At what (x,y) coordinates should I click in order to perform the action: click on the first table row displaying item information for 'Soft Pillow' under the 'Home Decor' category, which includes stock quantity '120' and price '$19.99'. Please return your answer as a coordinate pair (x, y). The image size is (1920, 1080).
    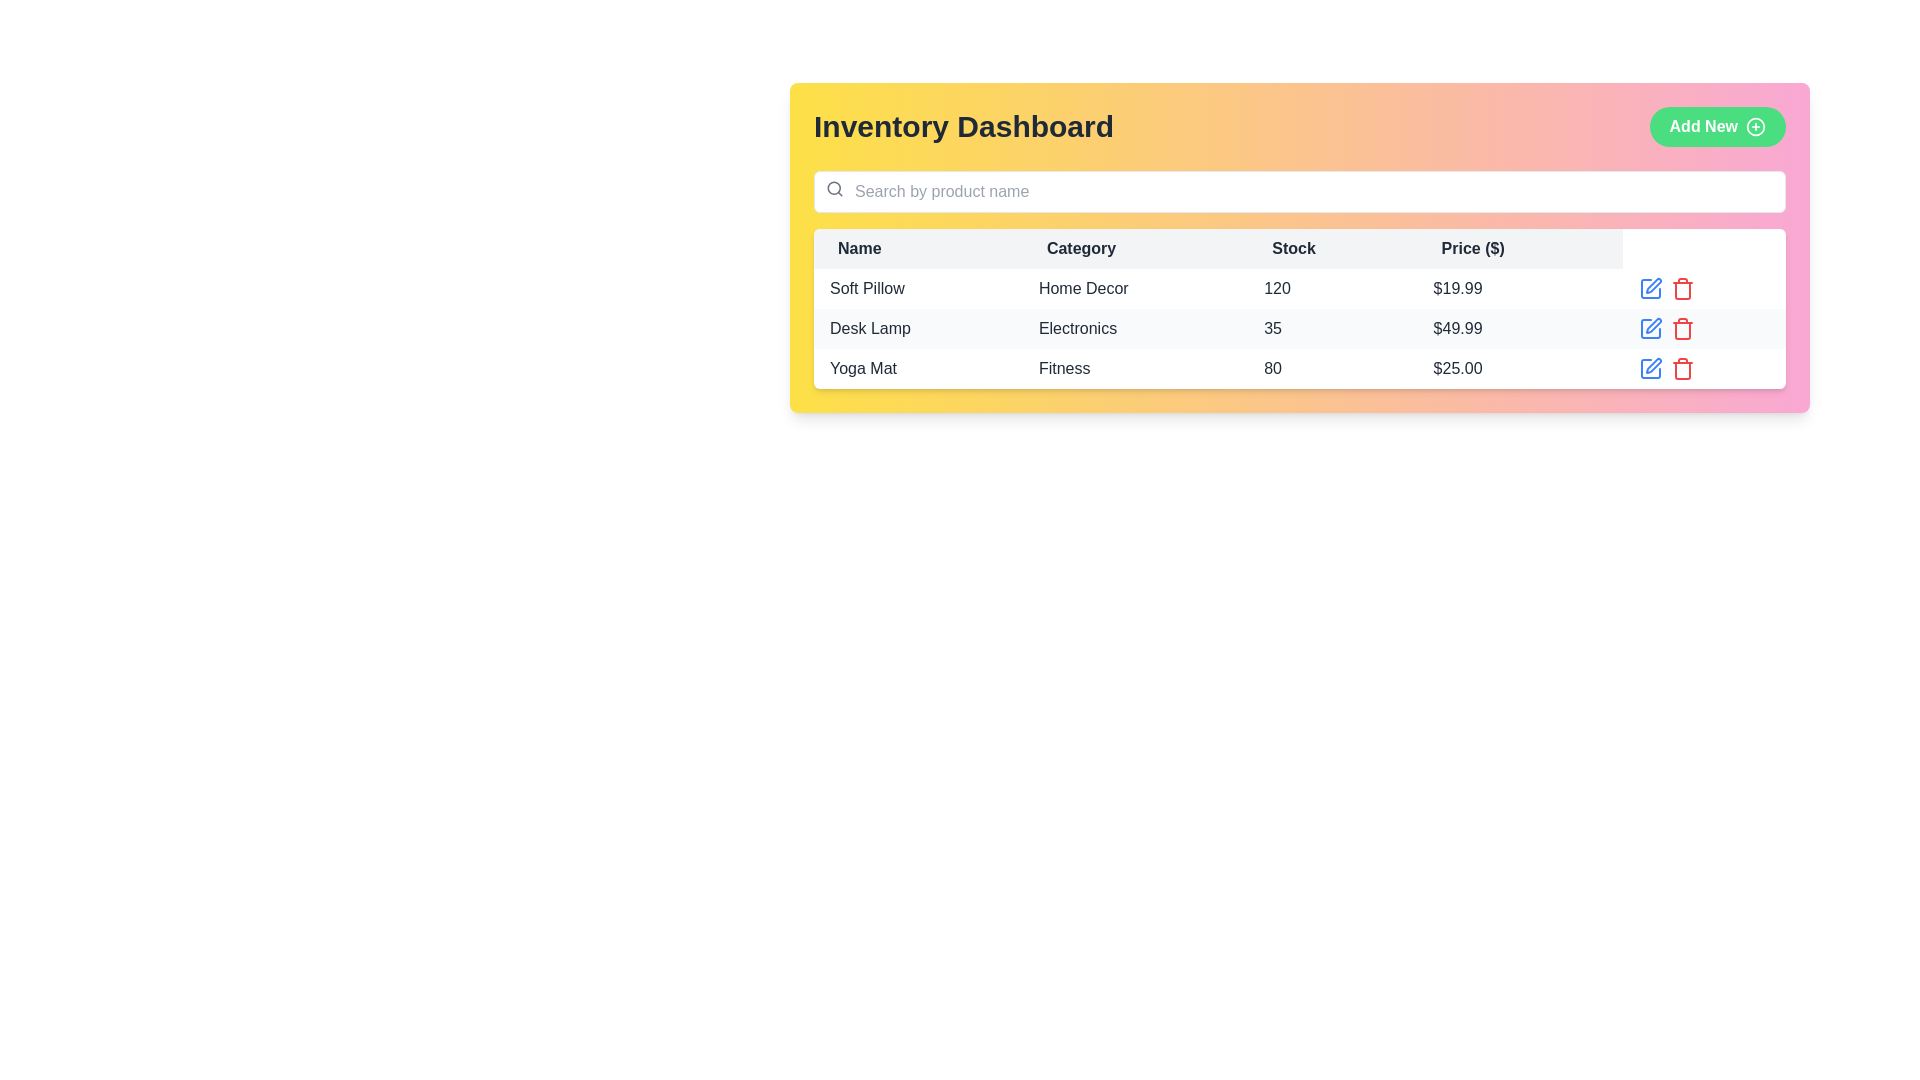
    Looking at the image, I should click on (1300, 289).